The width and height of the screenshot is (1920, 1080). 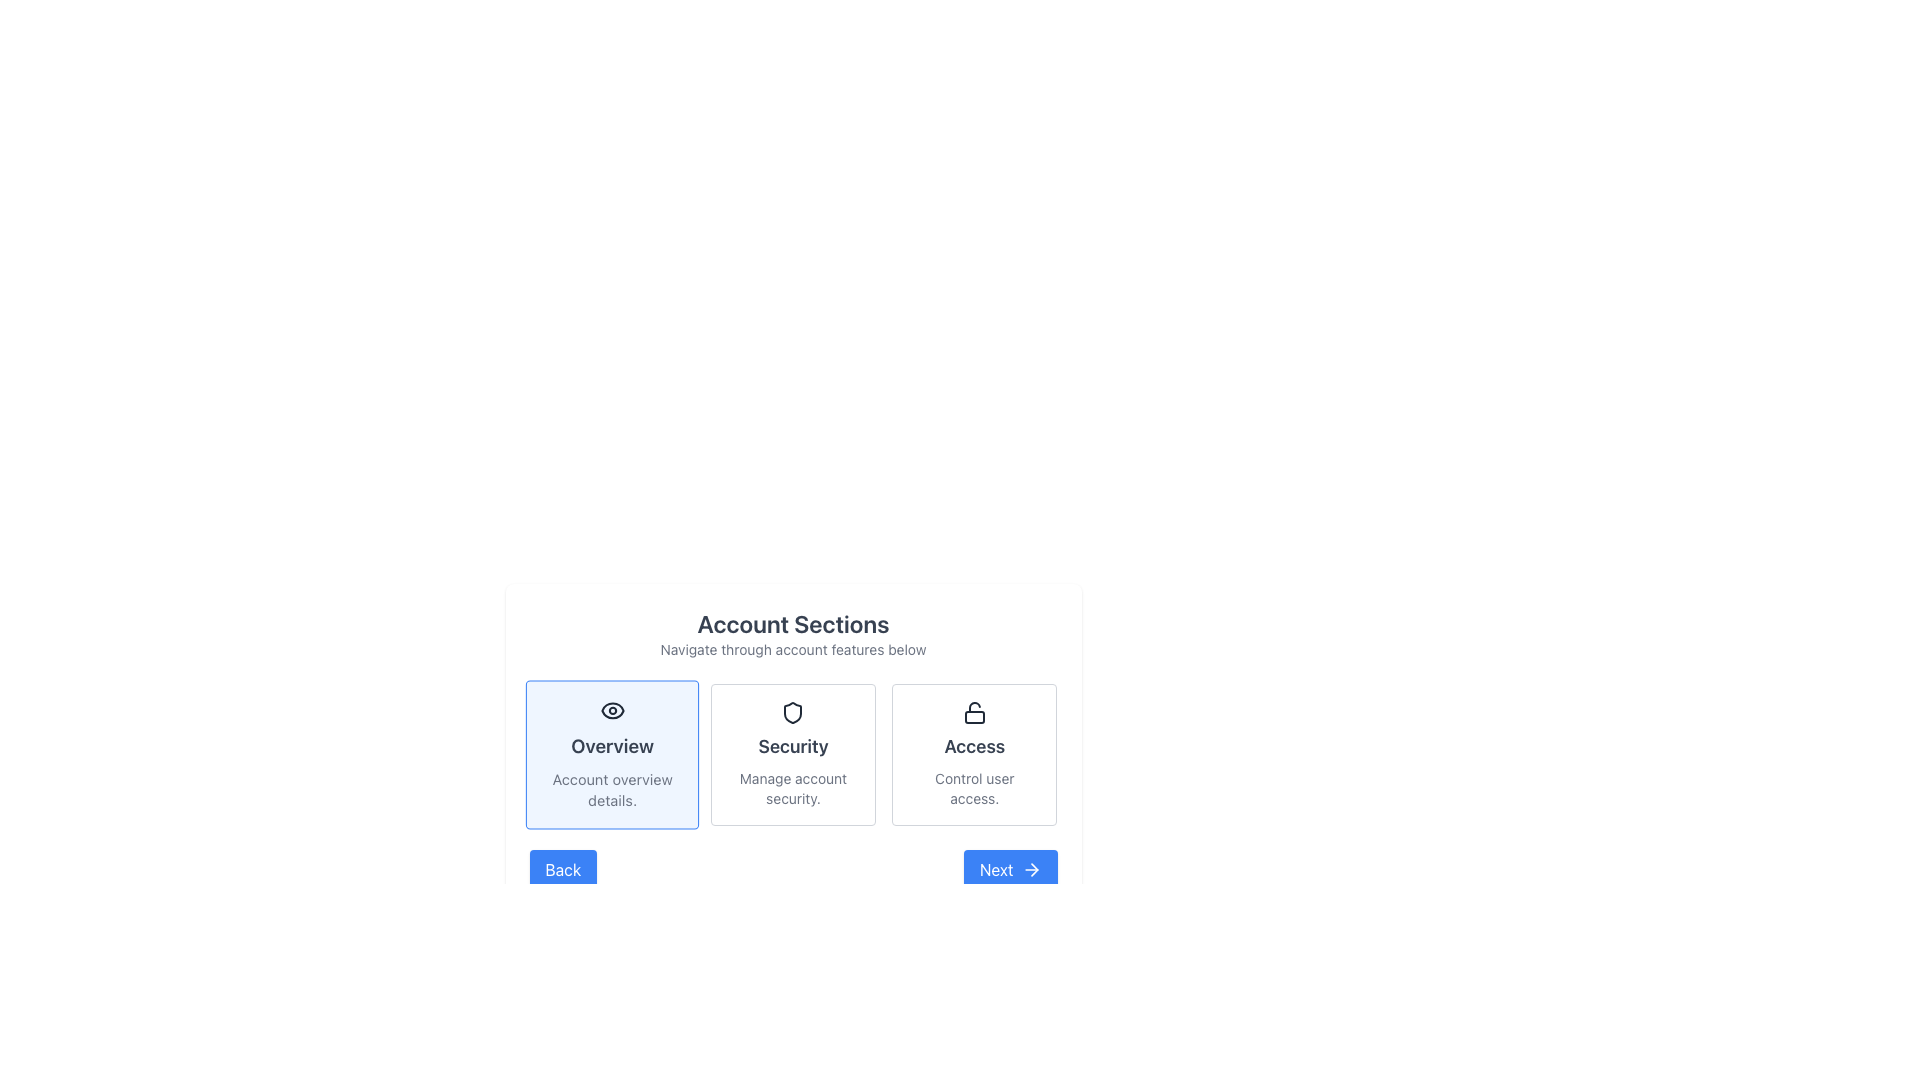 What do you see at coordinates (792, 747) in the screenshot?
I see `the heading text that summarizes account security, located centrally beneath a shield icon and above the 'Manage account security.' text` at bounding box center [792, 747].